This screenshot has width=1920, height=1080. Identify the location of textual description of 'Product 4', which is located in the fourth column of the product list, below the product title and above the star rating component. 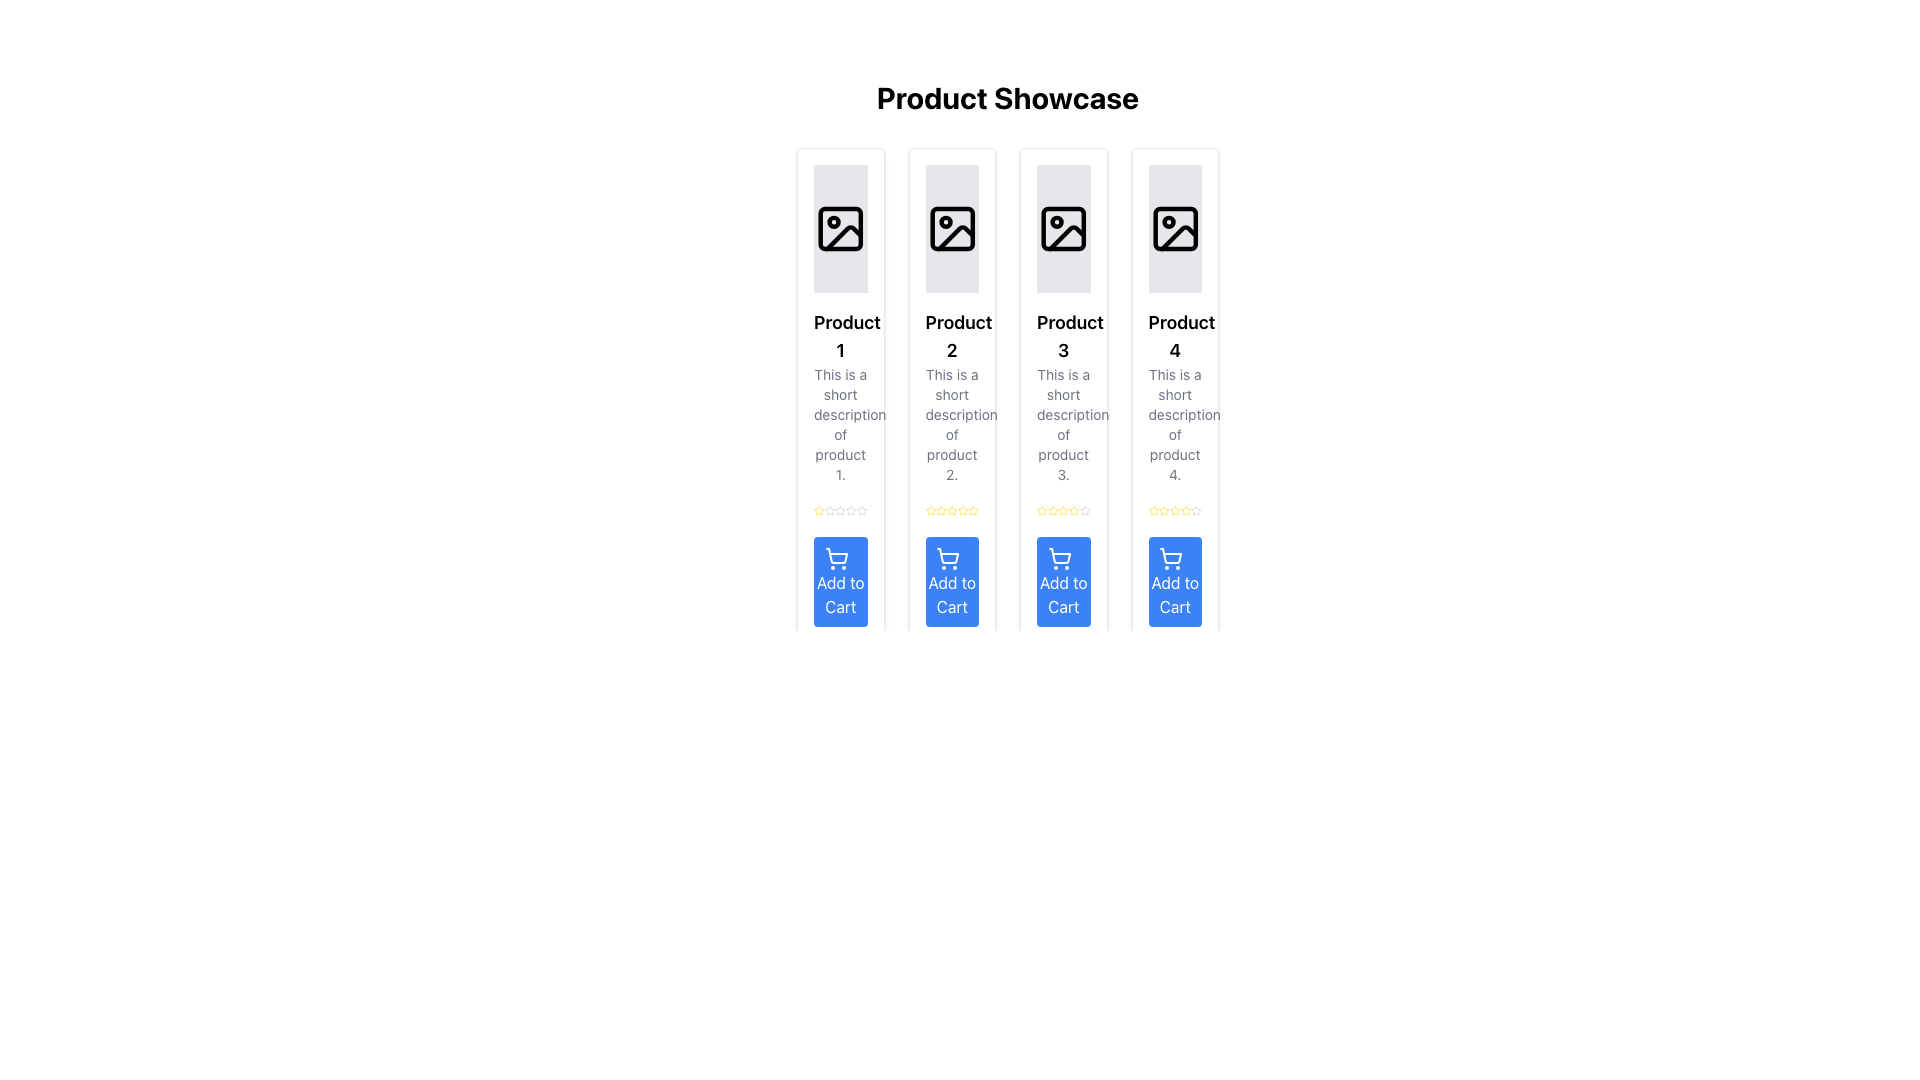
(1175, 423).